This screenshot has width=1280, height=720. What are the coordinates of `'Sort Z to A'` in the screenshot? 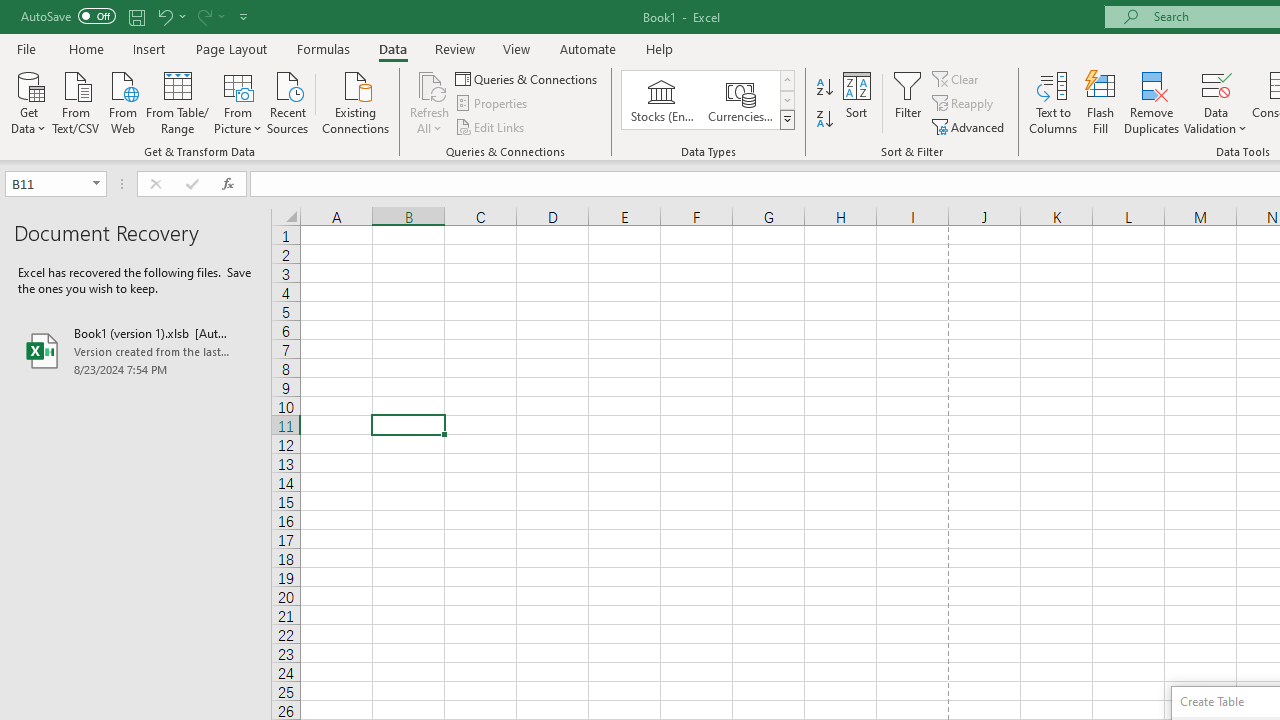 It's located at (824, 119).